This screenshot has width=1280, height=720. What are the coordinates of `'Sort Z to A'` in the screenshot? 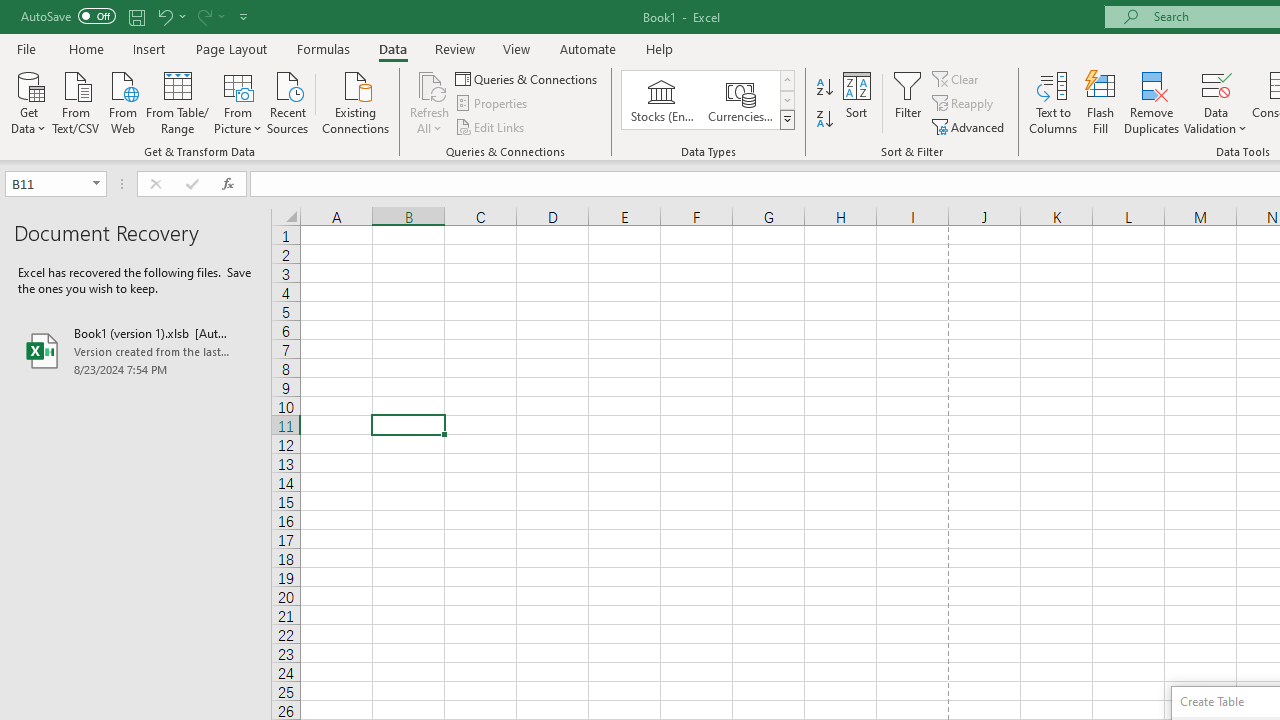 It's located at (824, 119).